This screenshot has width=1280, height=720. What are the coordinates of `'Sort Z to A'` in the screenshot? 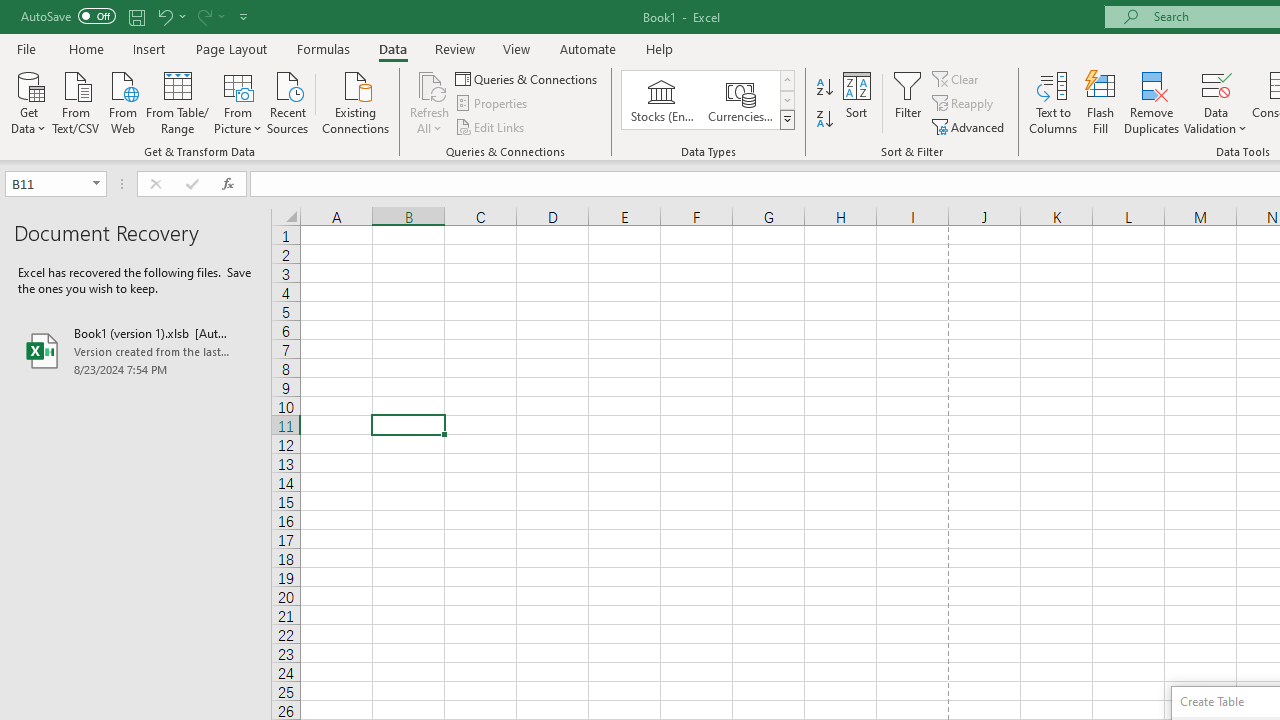 It's located at (824, 119).